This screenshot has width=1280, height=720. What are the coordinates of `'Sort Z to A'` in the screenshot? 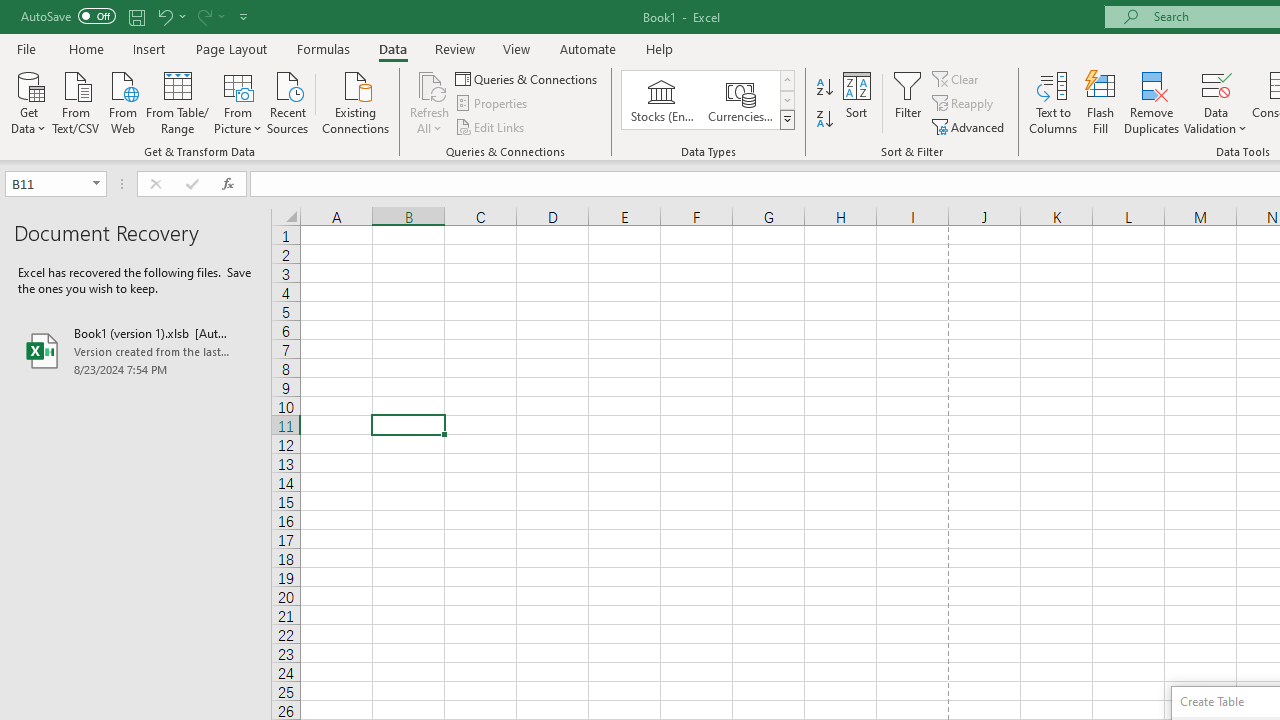 It's located at (824, 119).